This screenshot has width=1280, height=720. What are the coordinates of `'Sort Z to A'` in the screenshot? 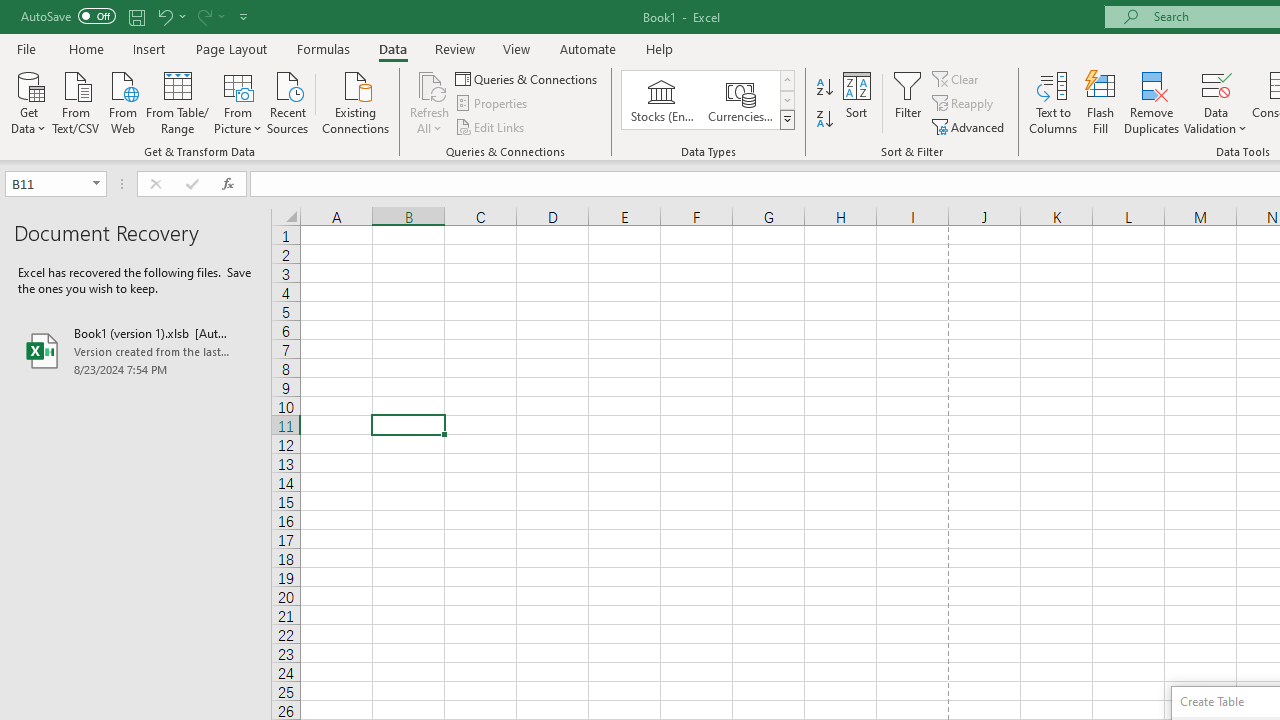 It's located at (824, 119).